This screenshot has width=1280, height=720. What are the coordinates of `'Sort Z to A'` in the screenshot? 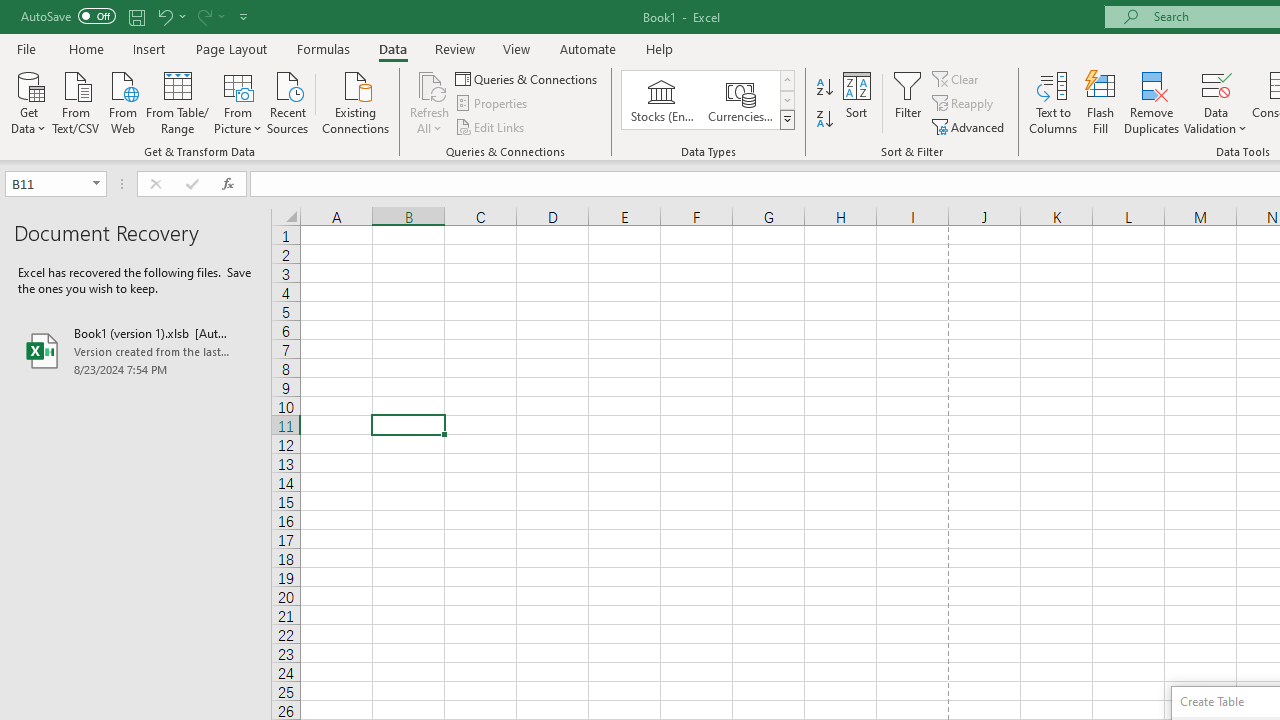 It's located at (824, 119).